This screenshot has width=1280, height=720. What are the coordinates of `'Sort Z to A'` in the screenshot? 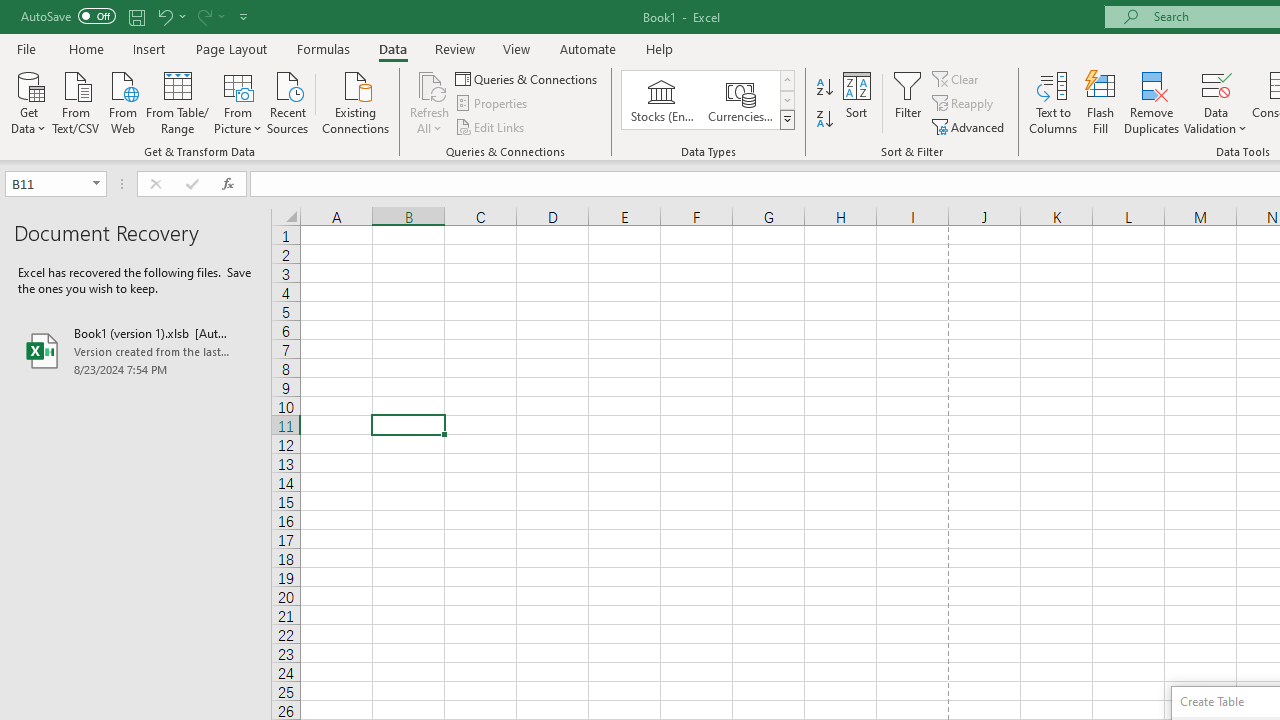 It's located at (824, 119).